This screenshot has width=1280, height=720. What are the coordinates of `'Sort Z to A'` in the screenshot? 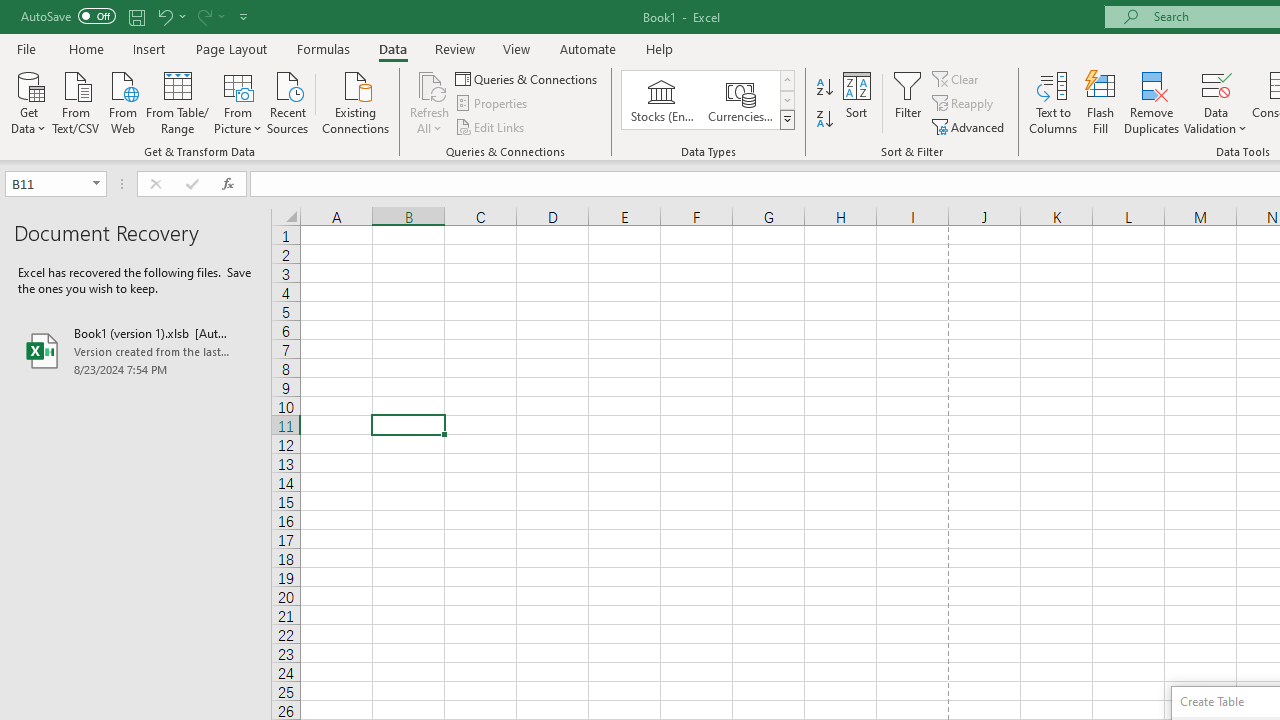 It's located at (824, 119).